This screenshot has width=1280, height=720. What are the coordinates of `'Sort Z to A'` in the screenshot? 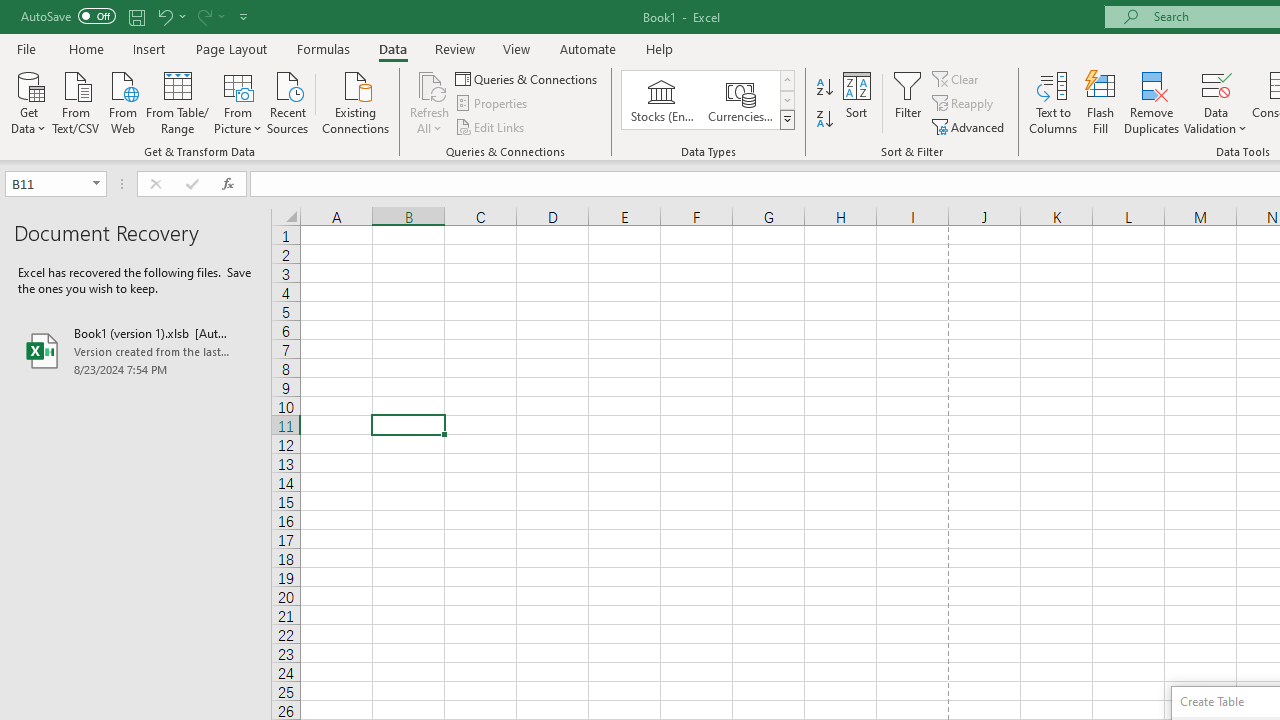 It's located at (824, 119).